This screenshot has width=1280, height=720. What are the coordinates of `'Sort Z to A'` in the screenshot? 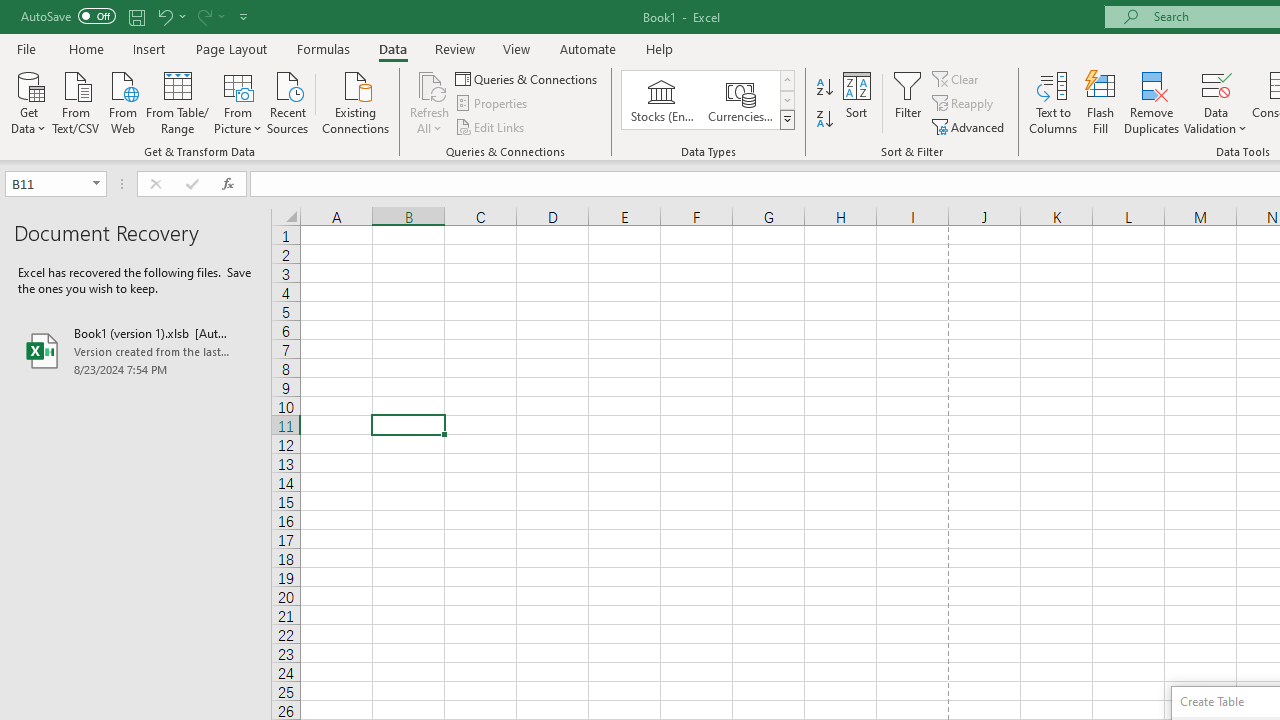 It's located at (824, 119).